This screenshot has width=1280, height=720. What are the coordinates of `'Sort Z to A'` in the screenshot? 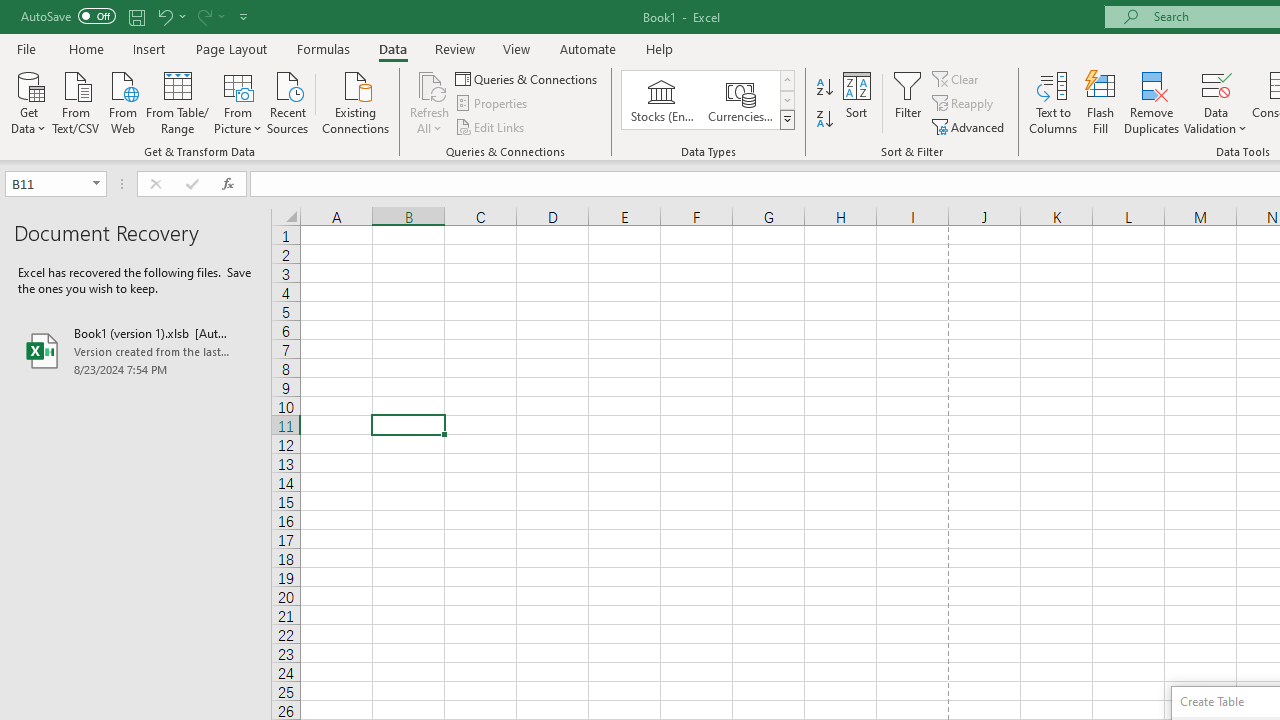 It's located at (824, 119).